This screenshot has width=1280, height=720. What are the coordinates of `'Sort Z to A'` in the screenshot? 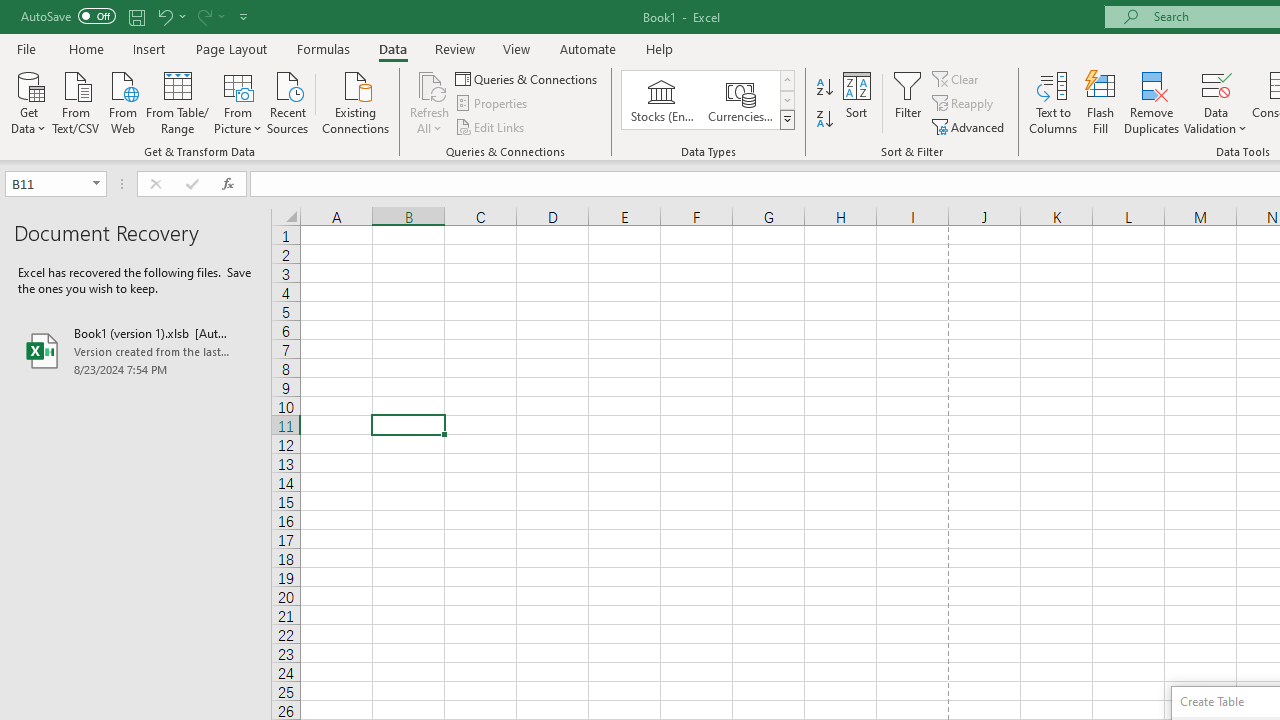 It's located at (824, 119).